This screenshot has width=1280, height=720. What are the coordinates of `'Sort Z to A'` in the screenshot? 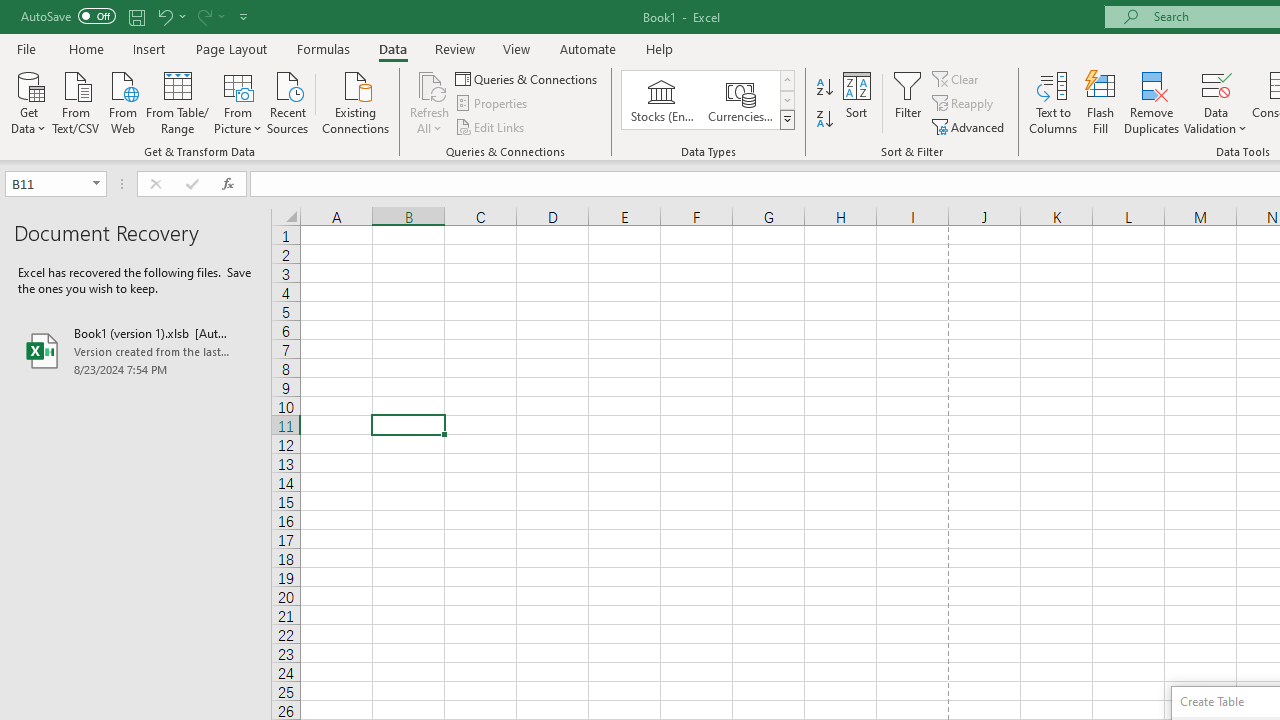 It's located at (824, 119).